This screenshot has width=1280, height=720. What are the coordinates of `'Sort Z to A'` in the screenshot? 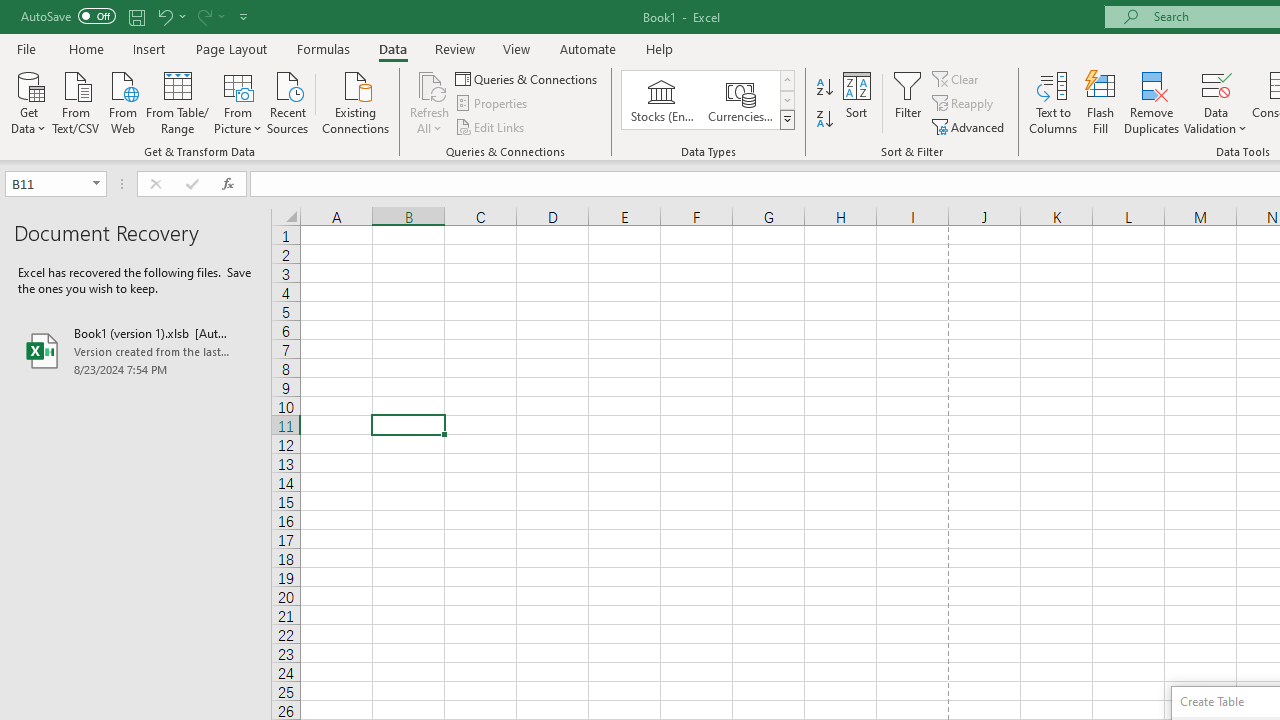 It's located at (824, 119).